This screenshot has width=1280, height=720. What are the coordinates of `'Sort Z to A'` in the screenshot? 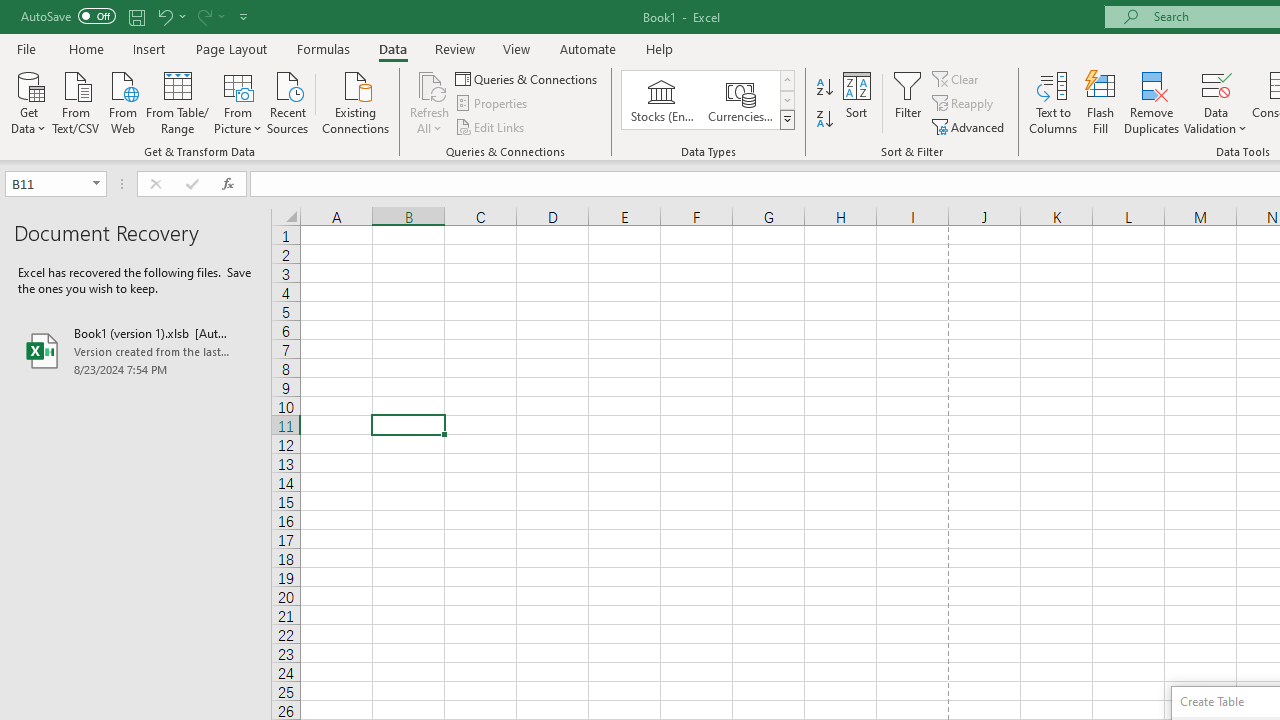 It's located at (824, 119).